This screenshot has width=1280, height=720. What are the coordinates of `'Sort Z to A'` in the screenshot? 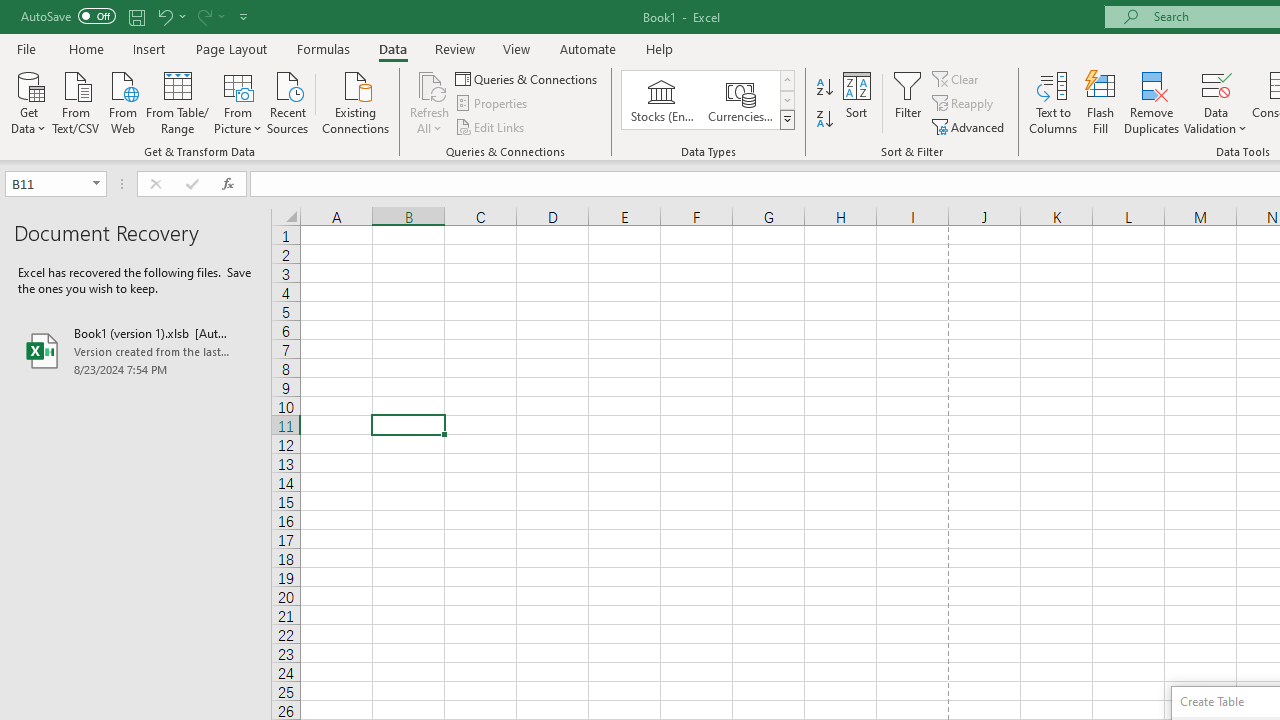 It's located at (824, 119).